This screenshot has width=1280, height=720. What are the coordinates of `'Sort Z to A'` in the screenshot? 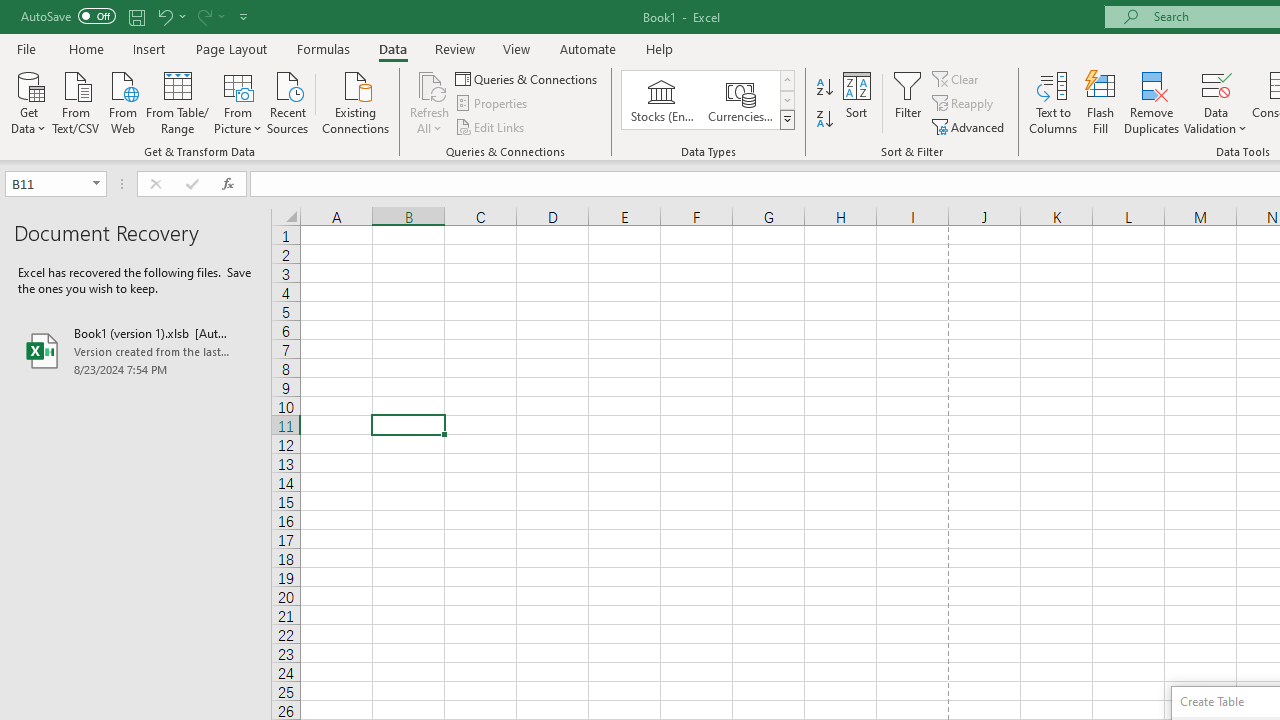 It's located at (824, 119).